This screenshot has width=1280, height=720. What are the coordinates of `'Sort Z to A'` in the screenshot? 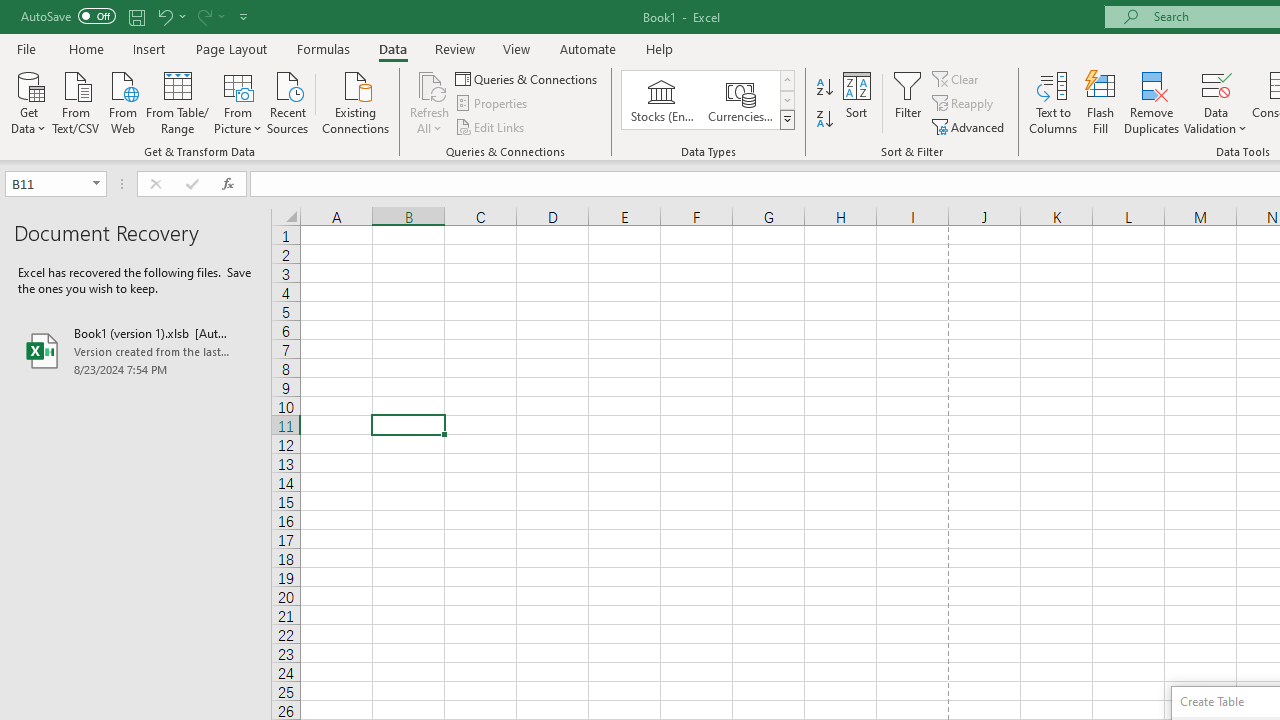 It's located at (824, 119).